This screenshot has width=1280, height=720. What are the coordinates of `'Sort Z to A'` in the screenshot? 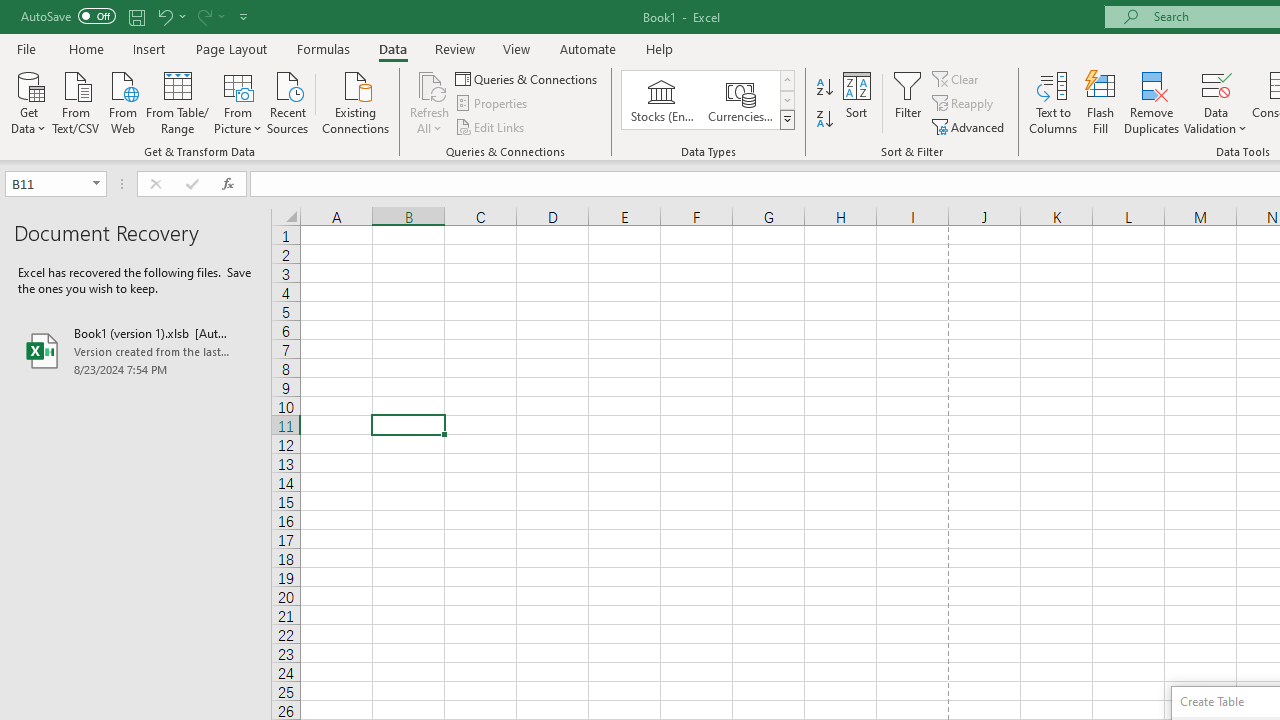 It's located at (824, 119).